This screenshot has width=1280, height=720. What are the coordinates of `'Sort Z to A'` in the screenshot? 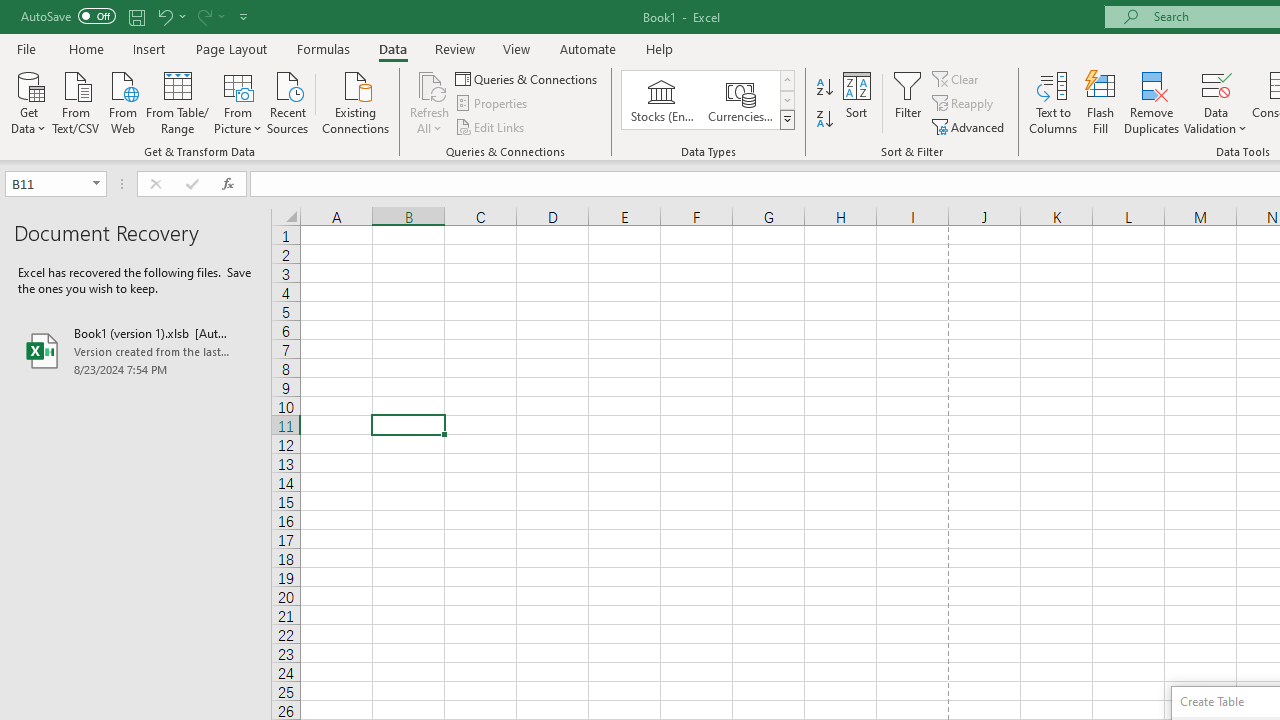 It's located at (824, 119).